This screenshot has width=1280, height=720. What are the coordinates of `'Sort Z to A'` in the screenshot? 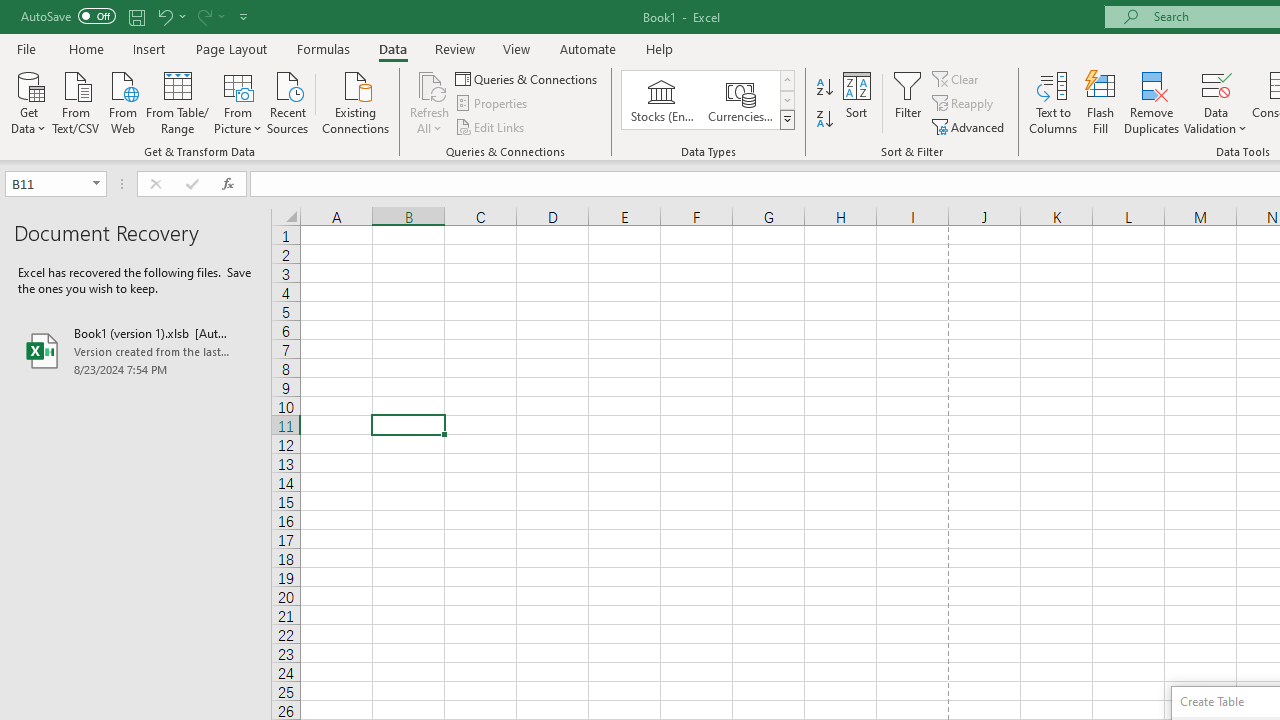 It's located at (824, 119).